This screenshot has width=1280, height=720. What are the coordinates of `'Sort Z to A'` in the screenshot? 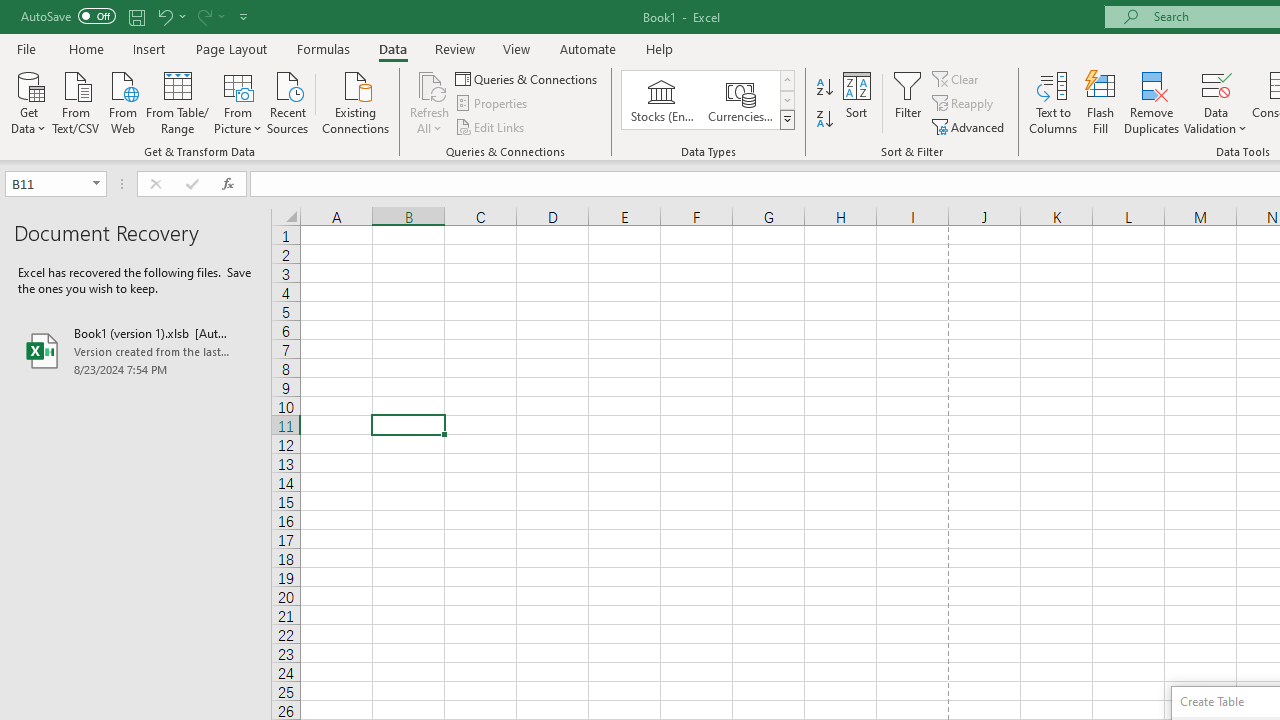 It's located at (824, 119).